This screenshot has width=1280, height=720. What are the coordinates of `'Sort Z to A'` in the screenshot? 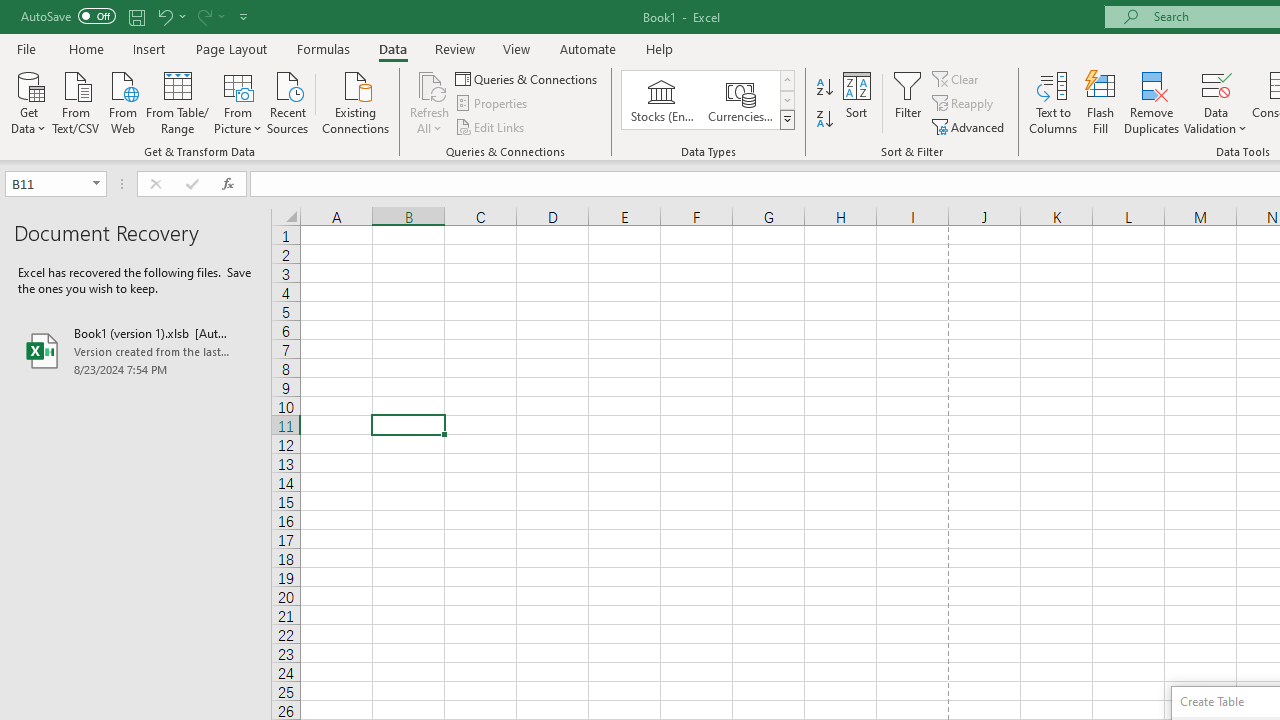 It's located at (824, 119).